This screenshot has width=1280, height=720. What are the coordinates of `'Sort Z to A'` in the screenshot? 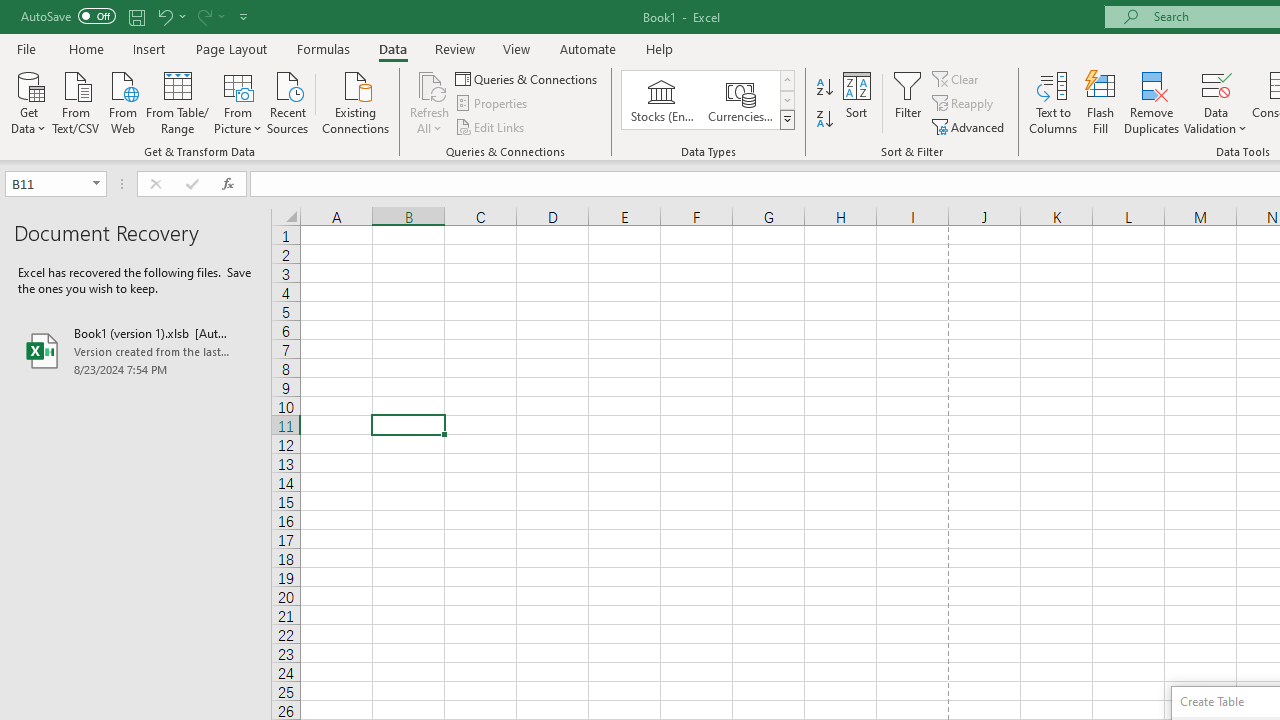 It's located at (824, 119).